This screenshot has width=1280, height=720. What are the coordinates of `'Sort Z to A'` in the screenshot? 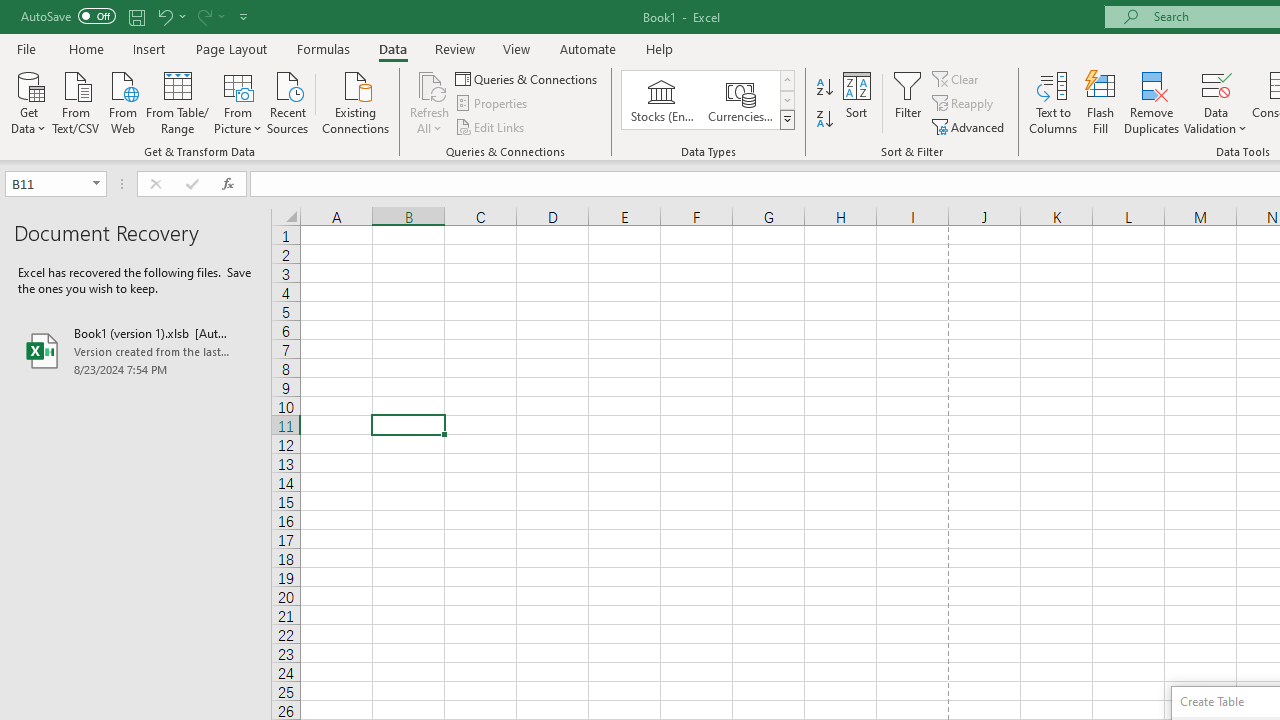 It's located at (824, 119).